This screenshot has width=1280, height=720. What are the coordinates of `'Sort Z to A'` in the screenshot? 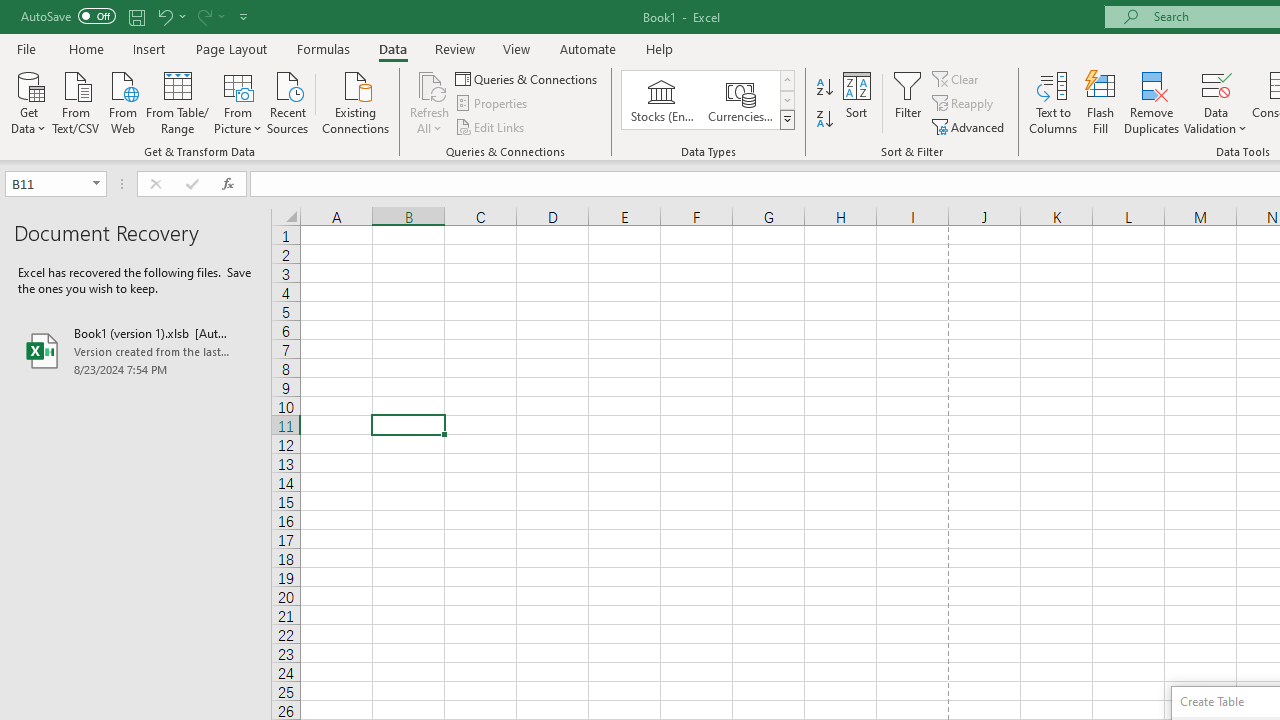 It's located at (824, 119).